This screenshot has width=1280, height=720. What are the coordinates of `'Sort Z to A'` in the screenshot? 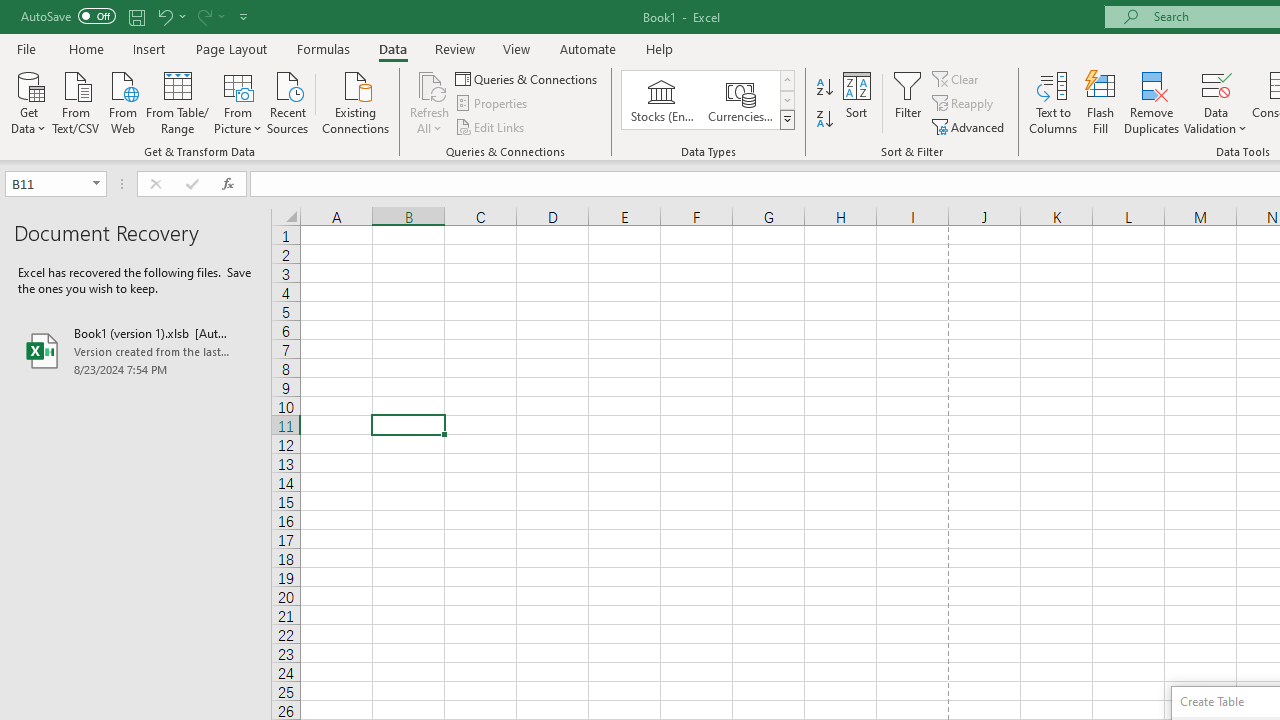 It's located at (824, 119).